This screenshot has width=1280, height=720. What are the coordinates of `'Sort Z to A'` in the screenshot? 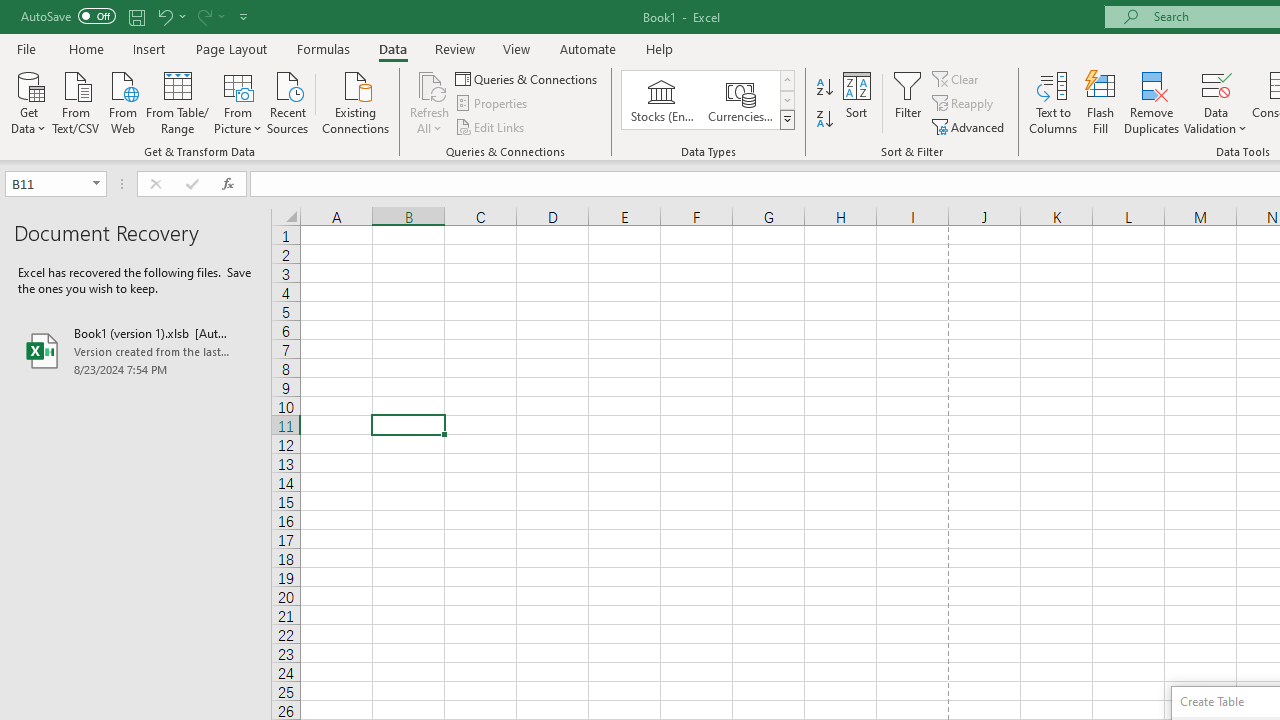 It's located at (824, 119).